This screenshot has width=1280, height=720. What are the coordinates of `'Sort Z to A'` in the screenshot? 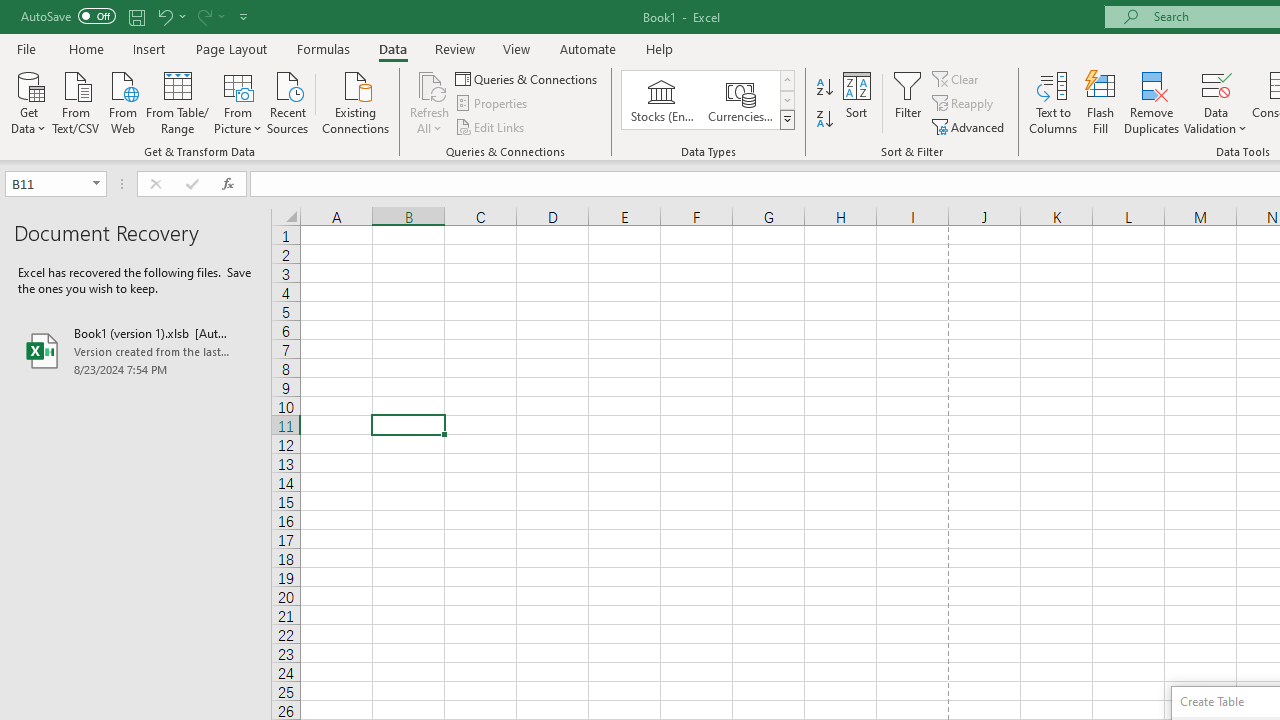 It's located at (824, 119).